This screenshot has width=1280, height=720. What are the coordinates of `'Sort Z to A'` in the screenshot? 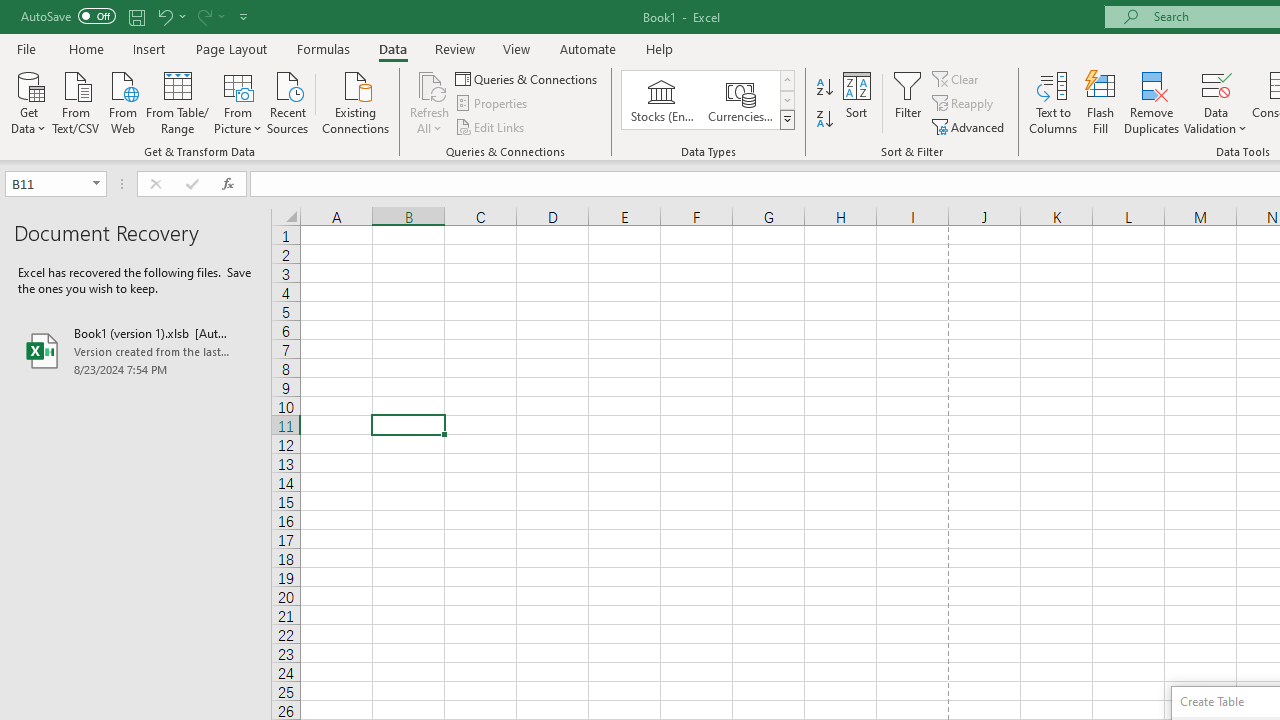 It's located at (824, 119).